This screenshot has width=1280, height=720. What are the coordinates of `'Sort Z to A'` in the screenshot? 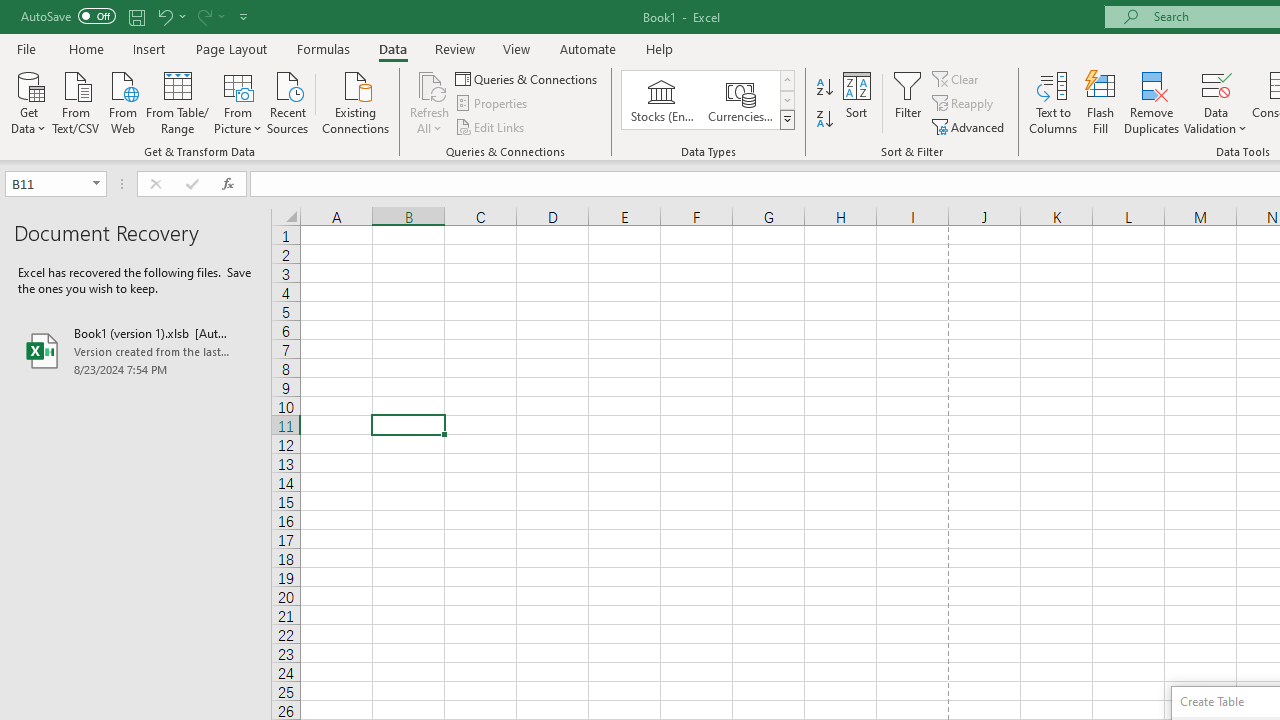 It's located at (824, 119).